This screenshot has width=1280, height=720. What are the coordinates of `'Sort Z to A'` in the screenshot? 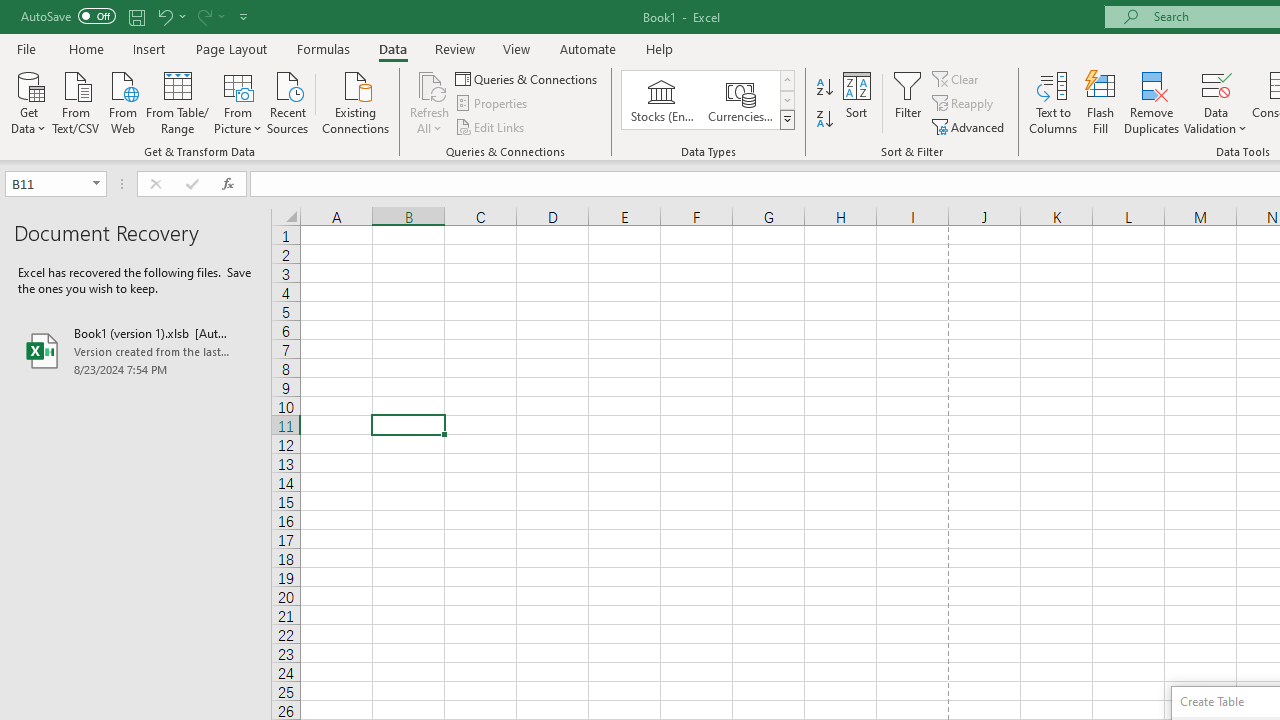 It's located at (824, 119).